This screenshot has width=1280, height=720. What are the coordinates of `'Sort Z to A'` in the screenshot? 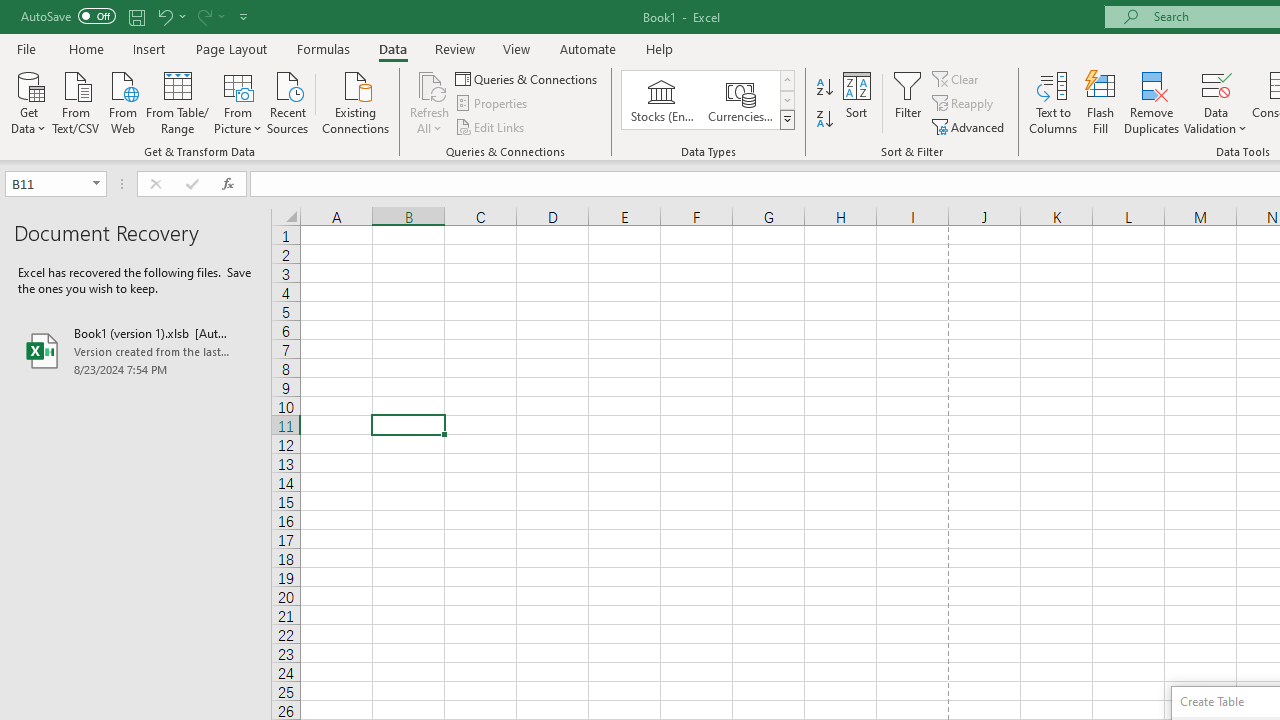 It's located at (824, 119).